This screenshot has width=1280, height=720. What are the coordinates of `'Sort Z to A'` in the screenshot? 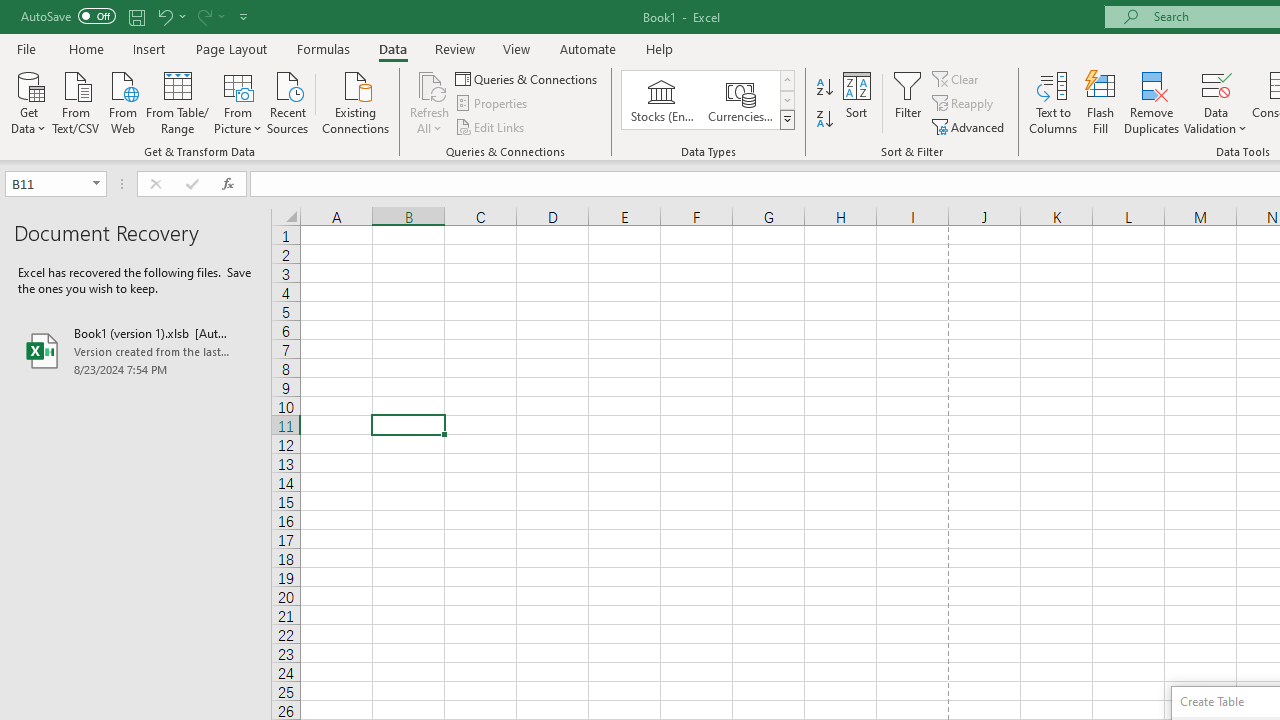 It's located at (824, 119).